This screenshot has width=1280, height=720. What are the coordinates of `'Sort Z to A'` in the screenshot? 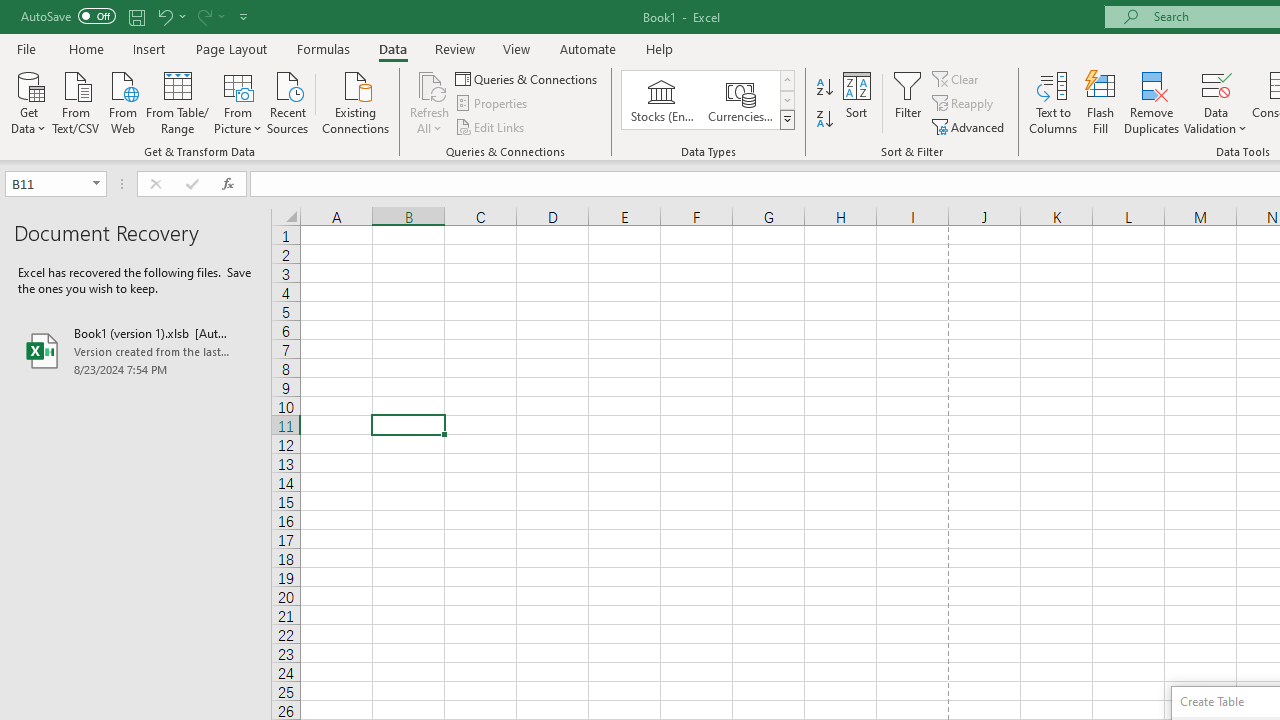 It's located at (824, 119).